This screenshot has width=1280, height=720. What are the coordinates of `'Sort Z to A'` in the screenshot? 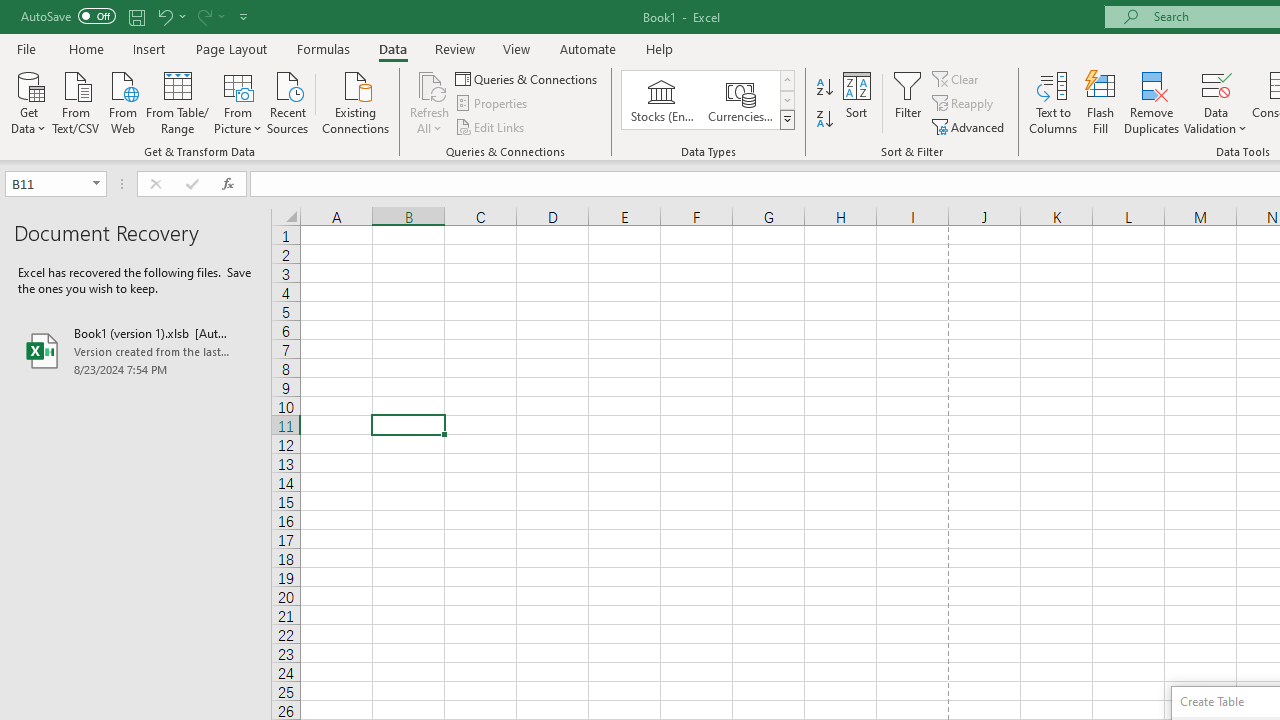 It's located at (824, 119).